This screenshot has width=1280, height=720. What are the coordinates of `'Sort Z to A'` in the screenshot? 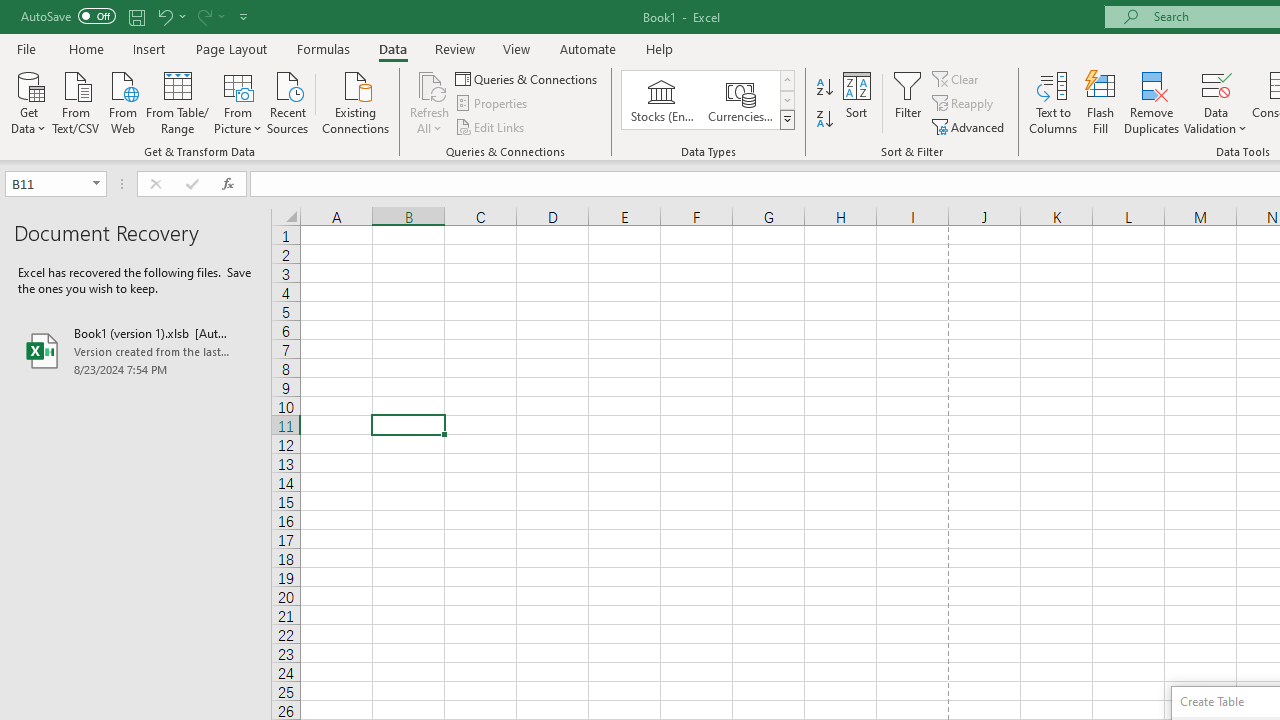 It's located at (824, 119).